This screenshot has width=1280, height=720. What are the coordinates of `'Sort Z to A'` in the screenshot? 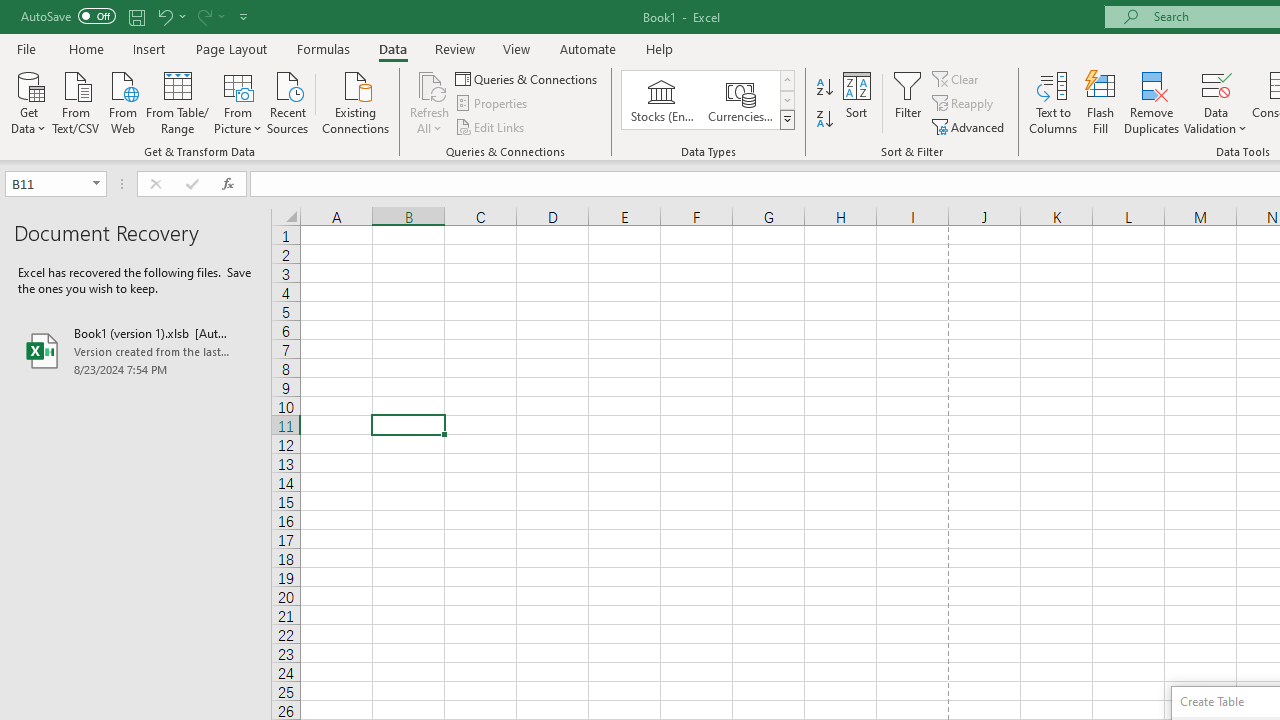 It's located at (824, 119).